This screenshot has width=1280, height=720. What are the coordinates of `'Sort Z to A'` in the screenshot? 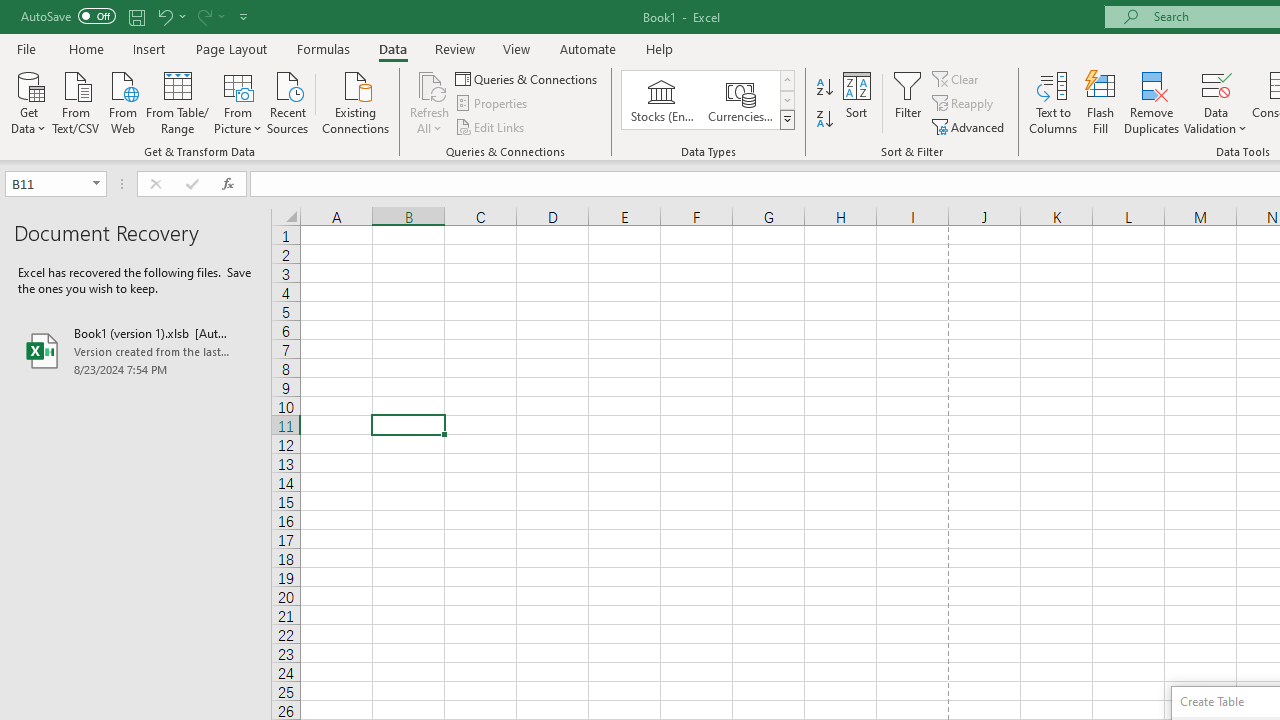 It's located at (824, 119).